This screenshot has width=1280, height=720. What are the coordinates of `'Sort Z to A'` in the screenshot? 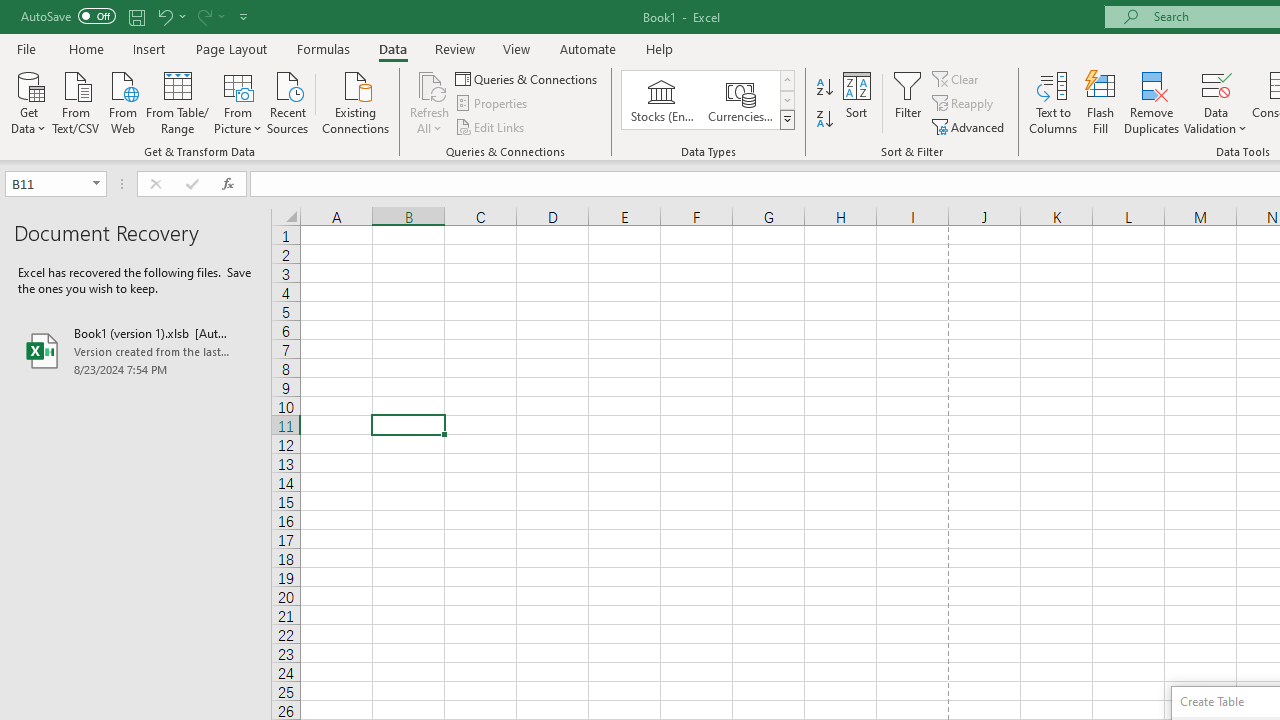 It's located at (824, 119).